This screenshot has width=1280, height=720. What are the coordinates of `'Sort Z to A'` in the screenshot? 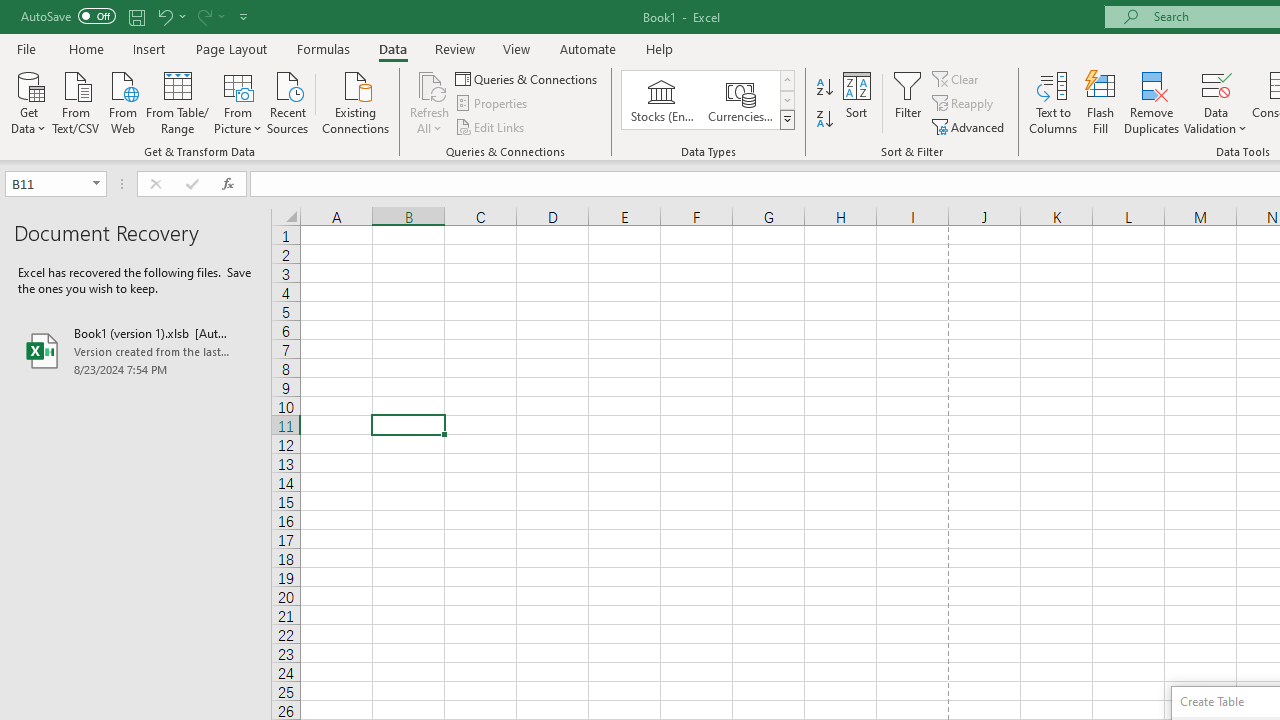 It's located at (824, 119).